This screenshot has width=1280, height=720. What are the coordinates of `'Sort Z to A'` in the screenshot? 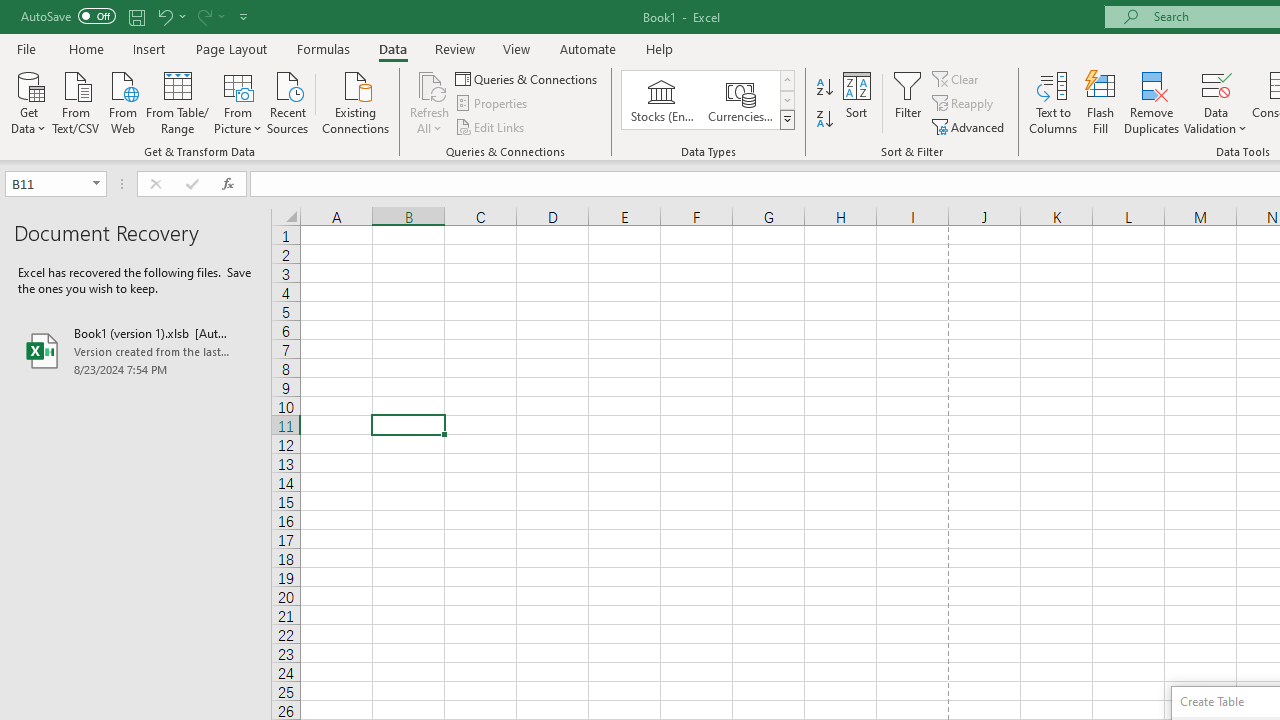 It's located at (824, 119).